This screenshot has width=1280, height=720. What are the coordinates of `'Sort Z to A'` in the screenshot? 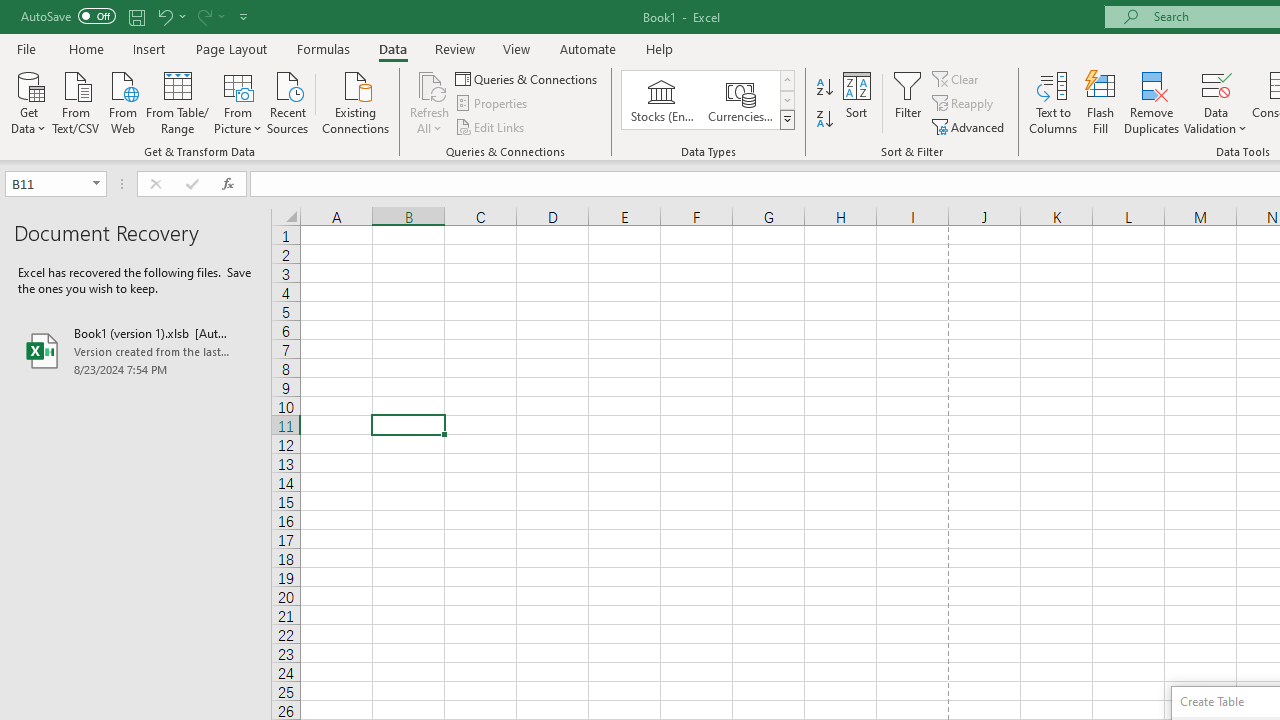 It's located at (824, 119).